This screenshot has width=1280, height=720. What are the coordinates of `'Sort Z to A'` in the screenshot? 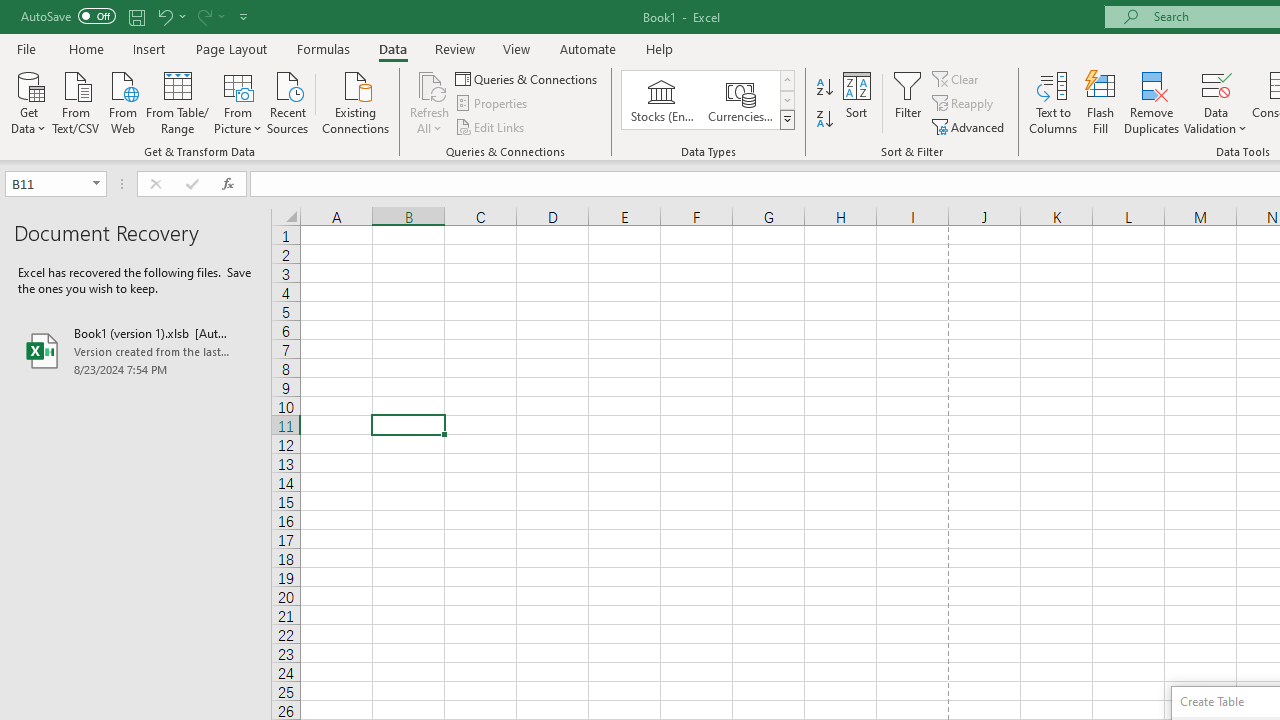 It's located at (824, 119).